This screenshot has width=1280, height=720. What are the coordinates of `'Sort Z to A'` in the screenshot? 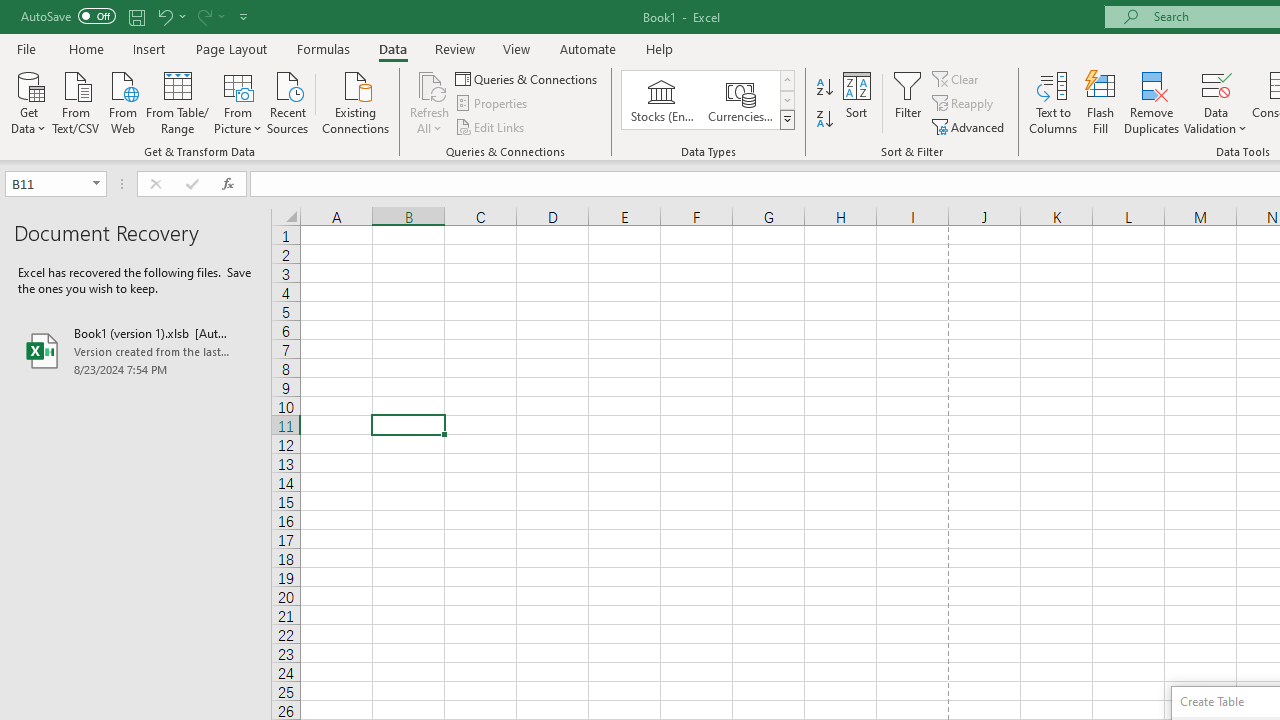 It's located at (824, 119).